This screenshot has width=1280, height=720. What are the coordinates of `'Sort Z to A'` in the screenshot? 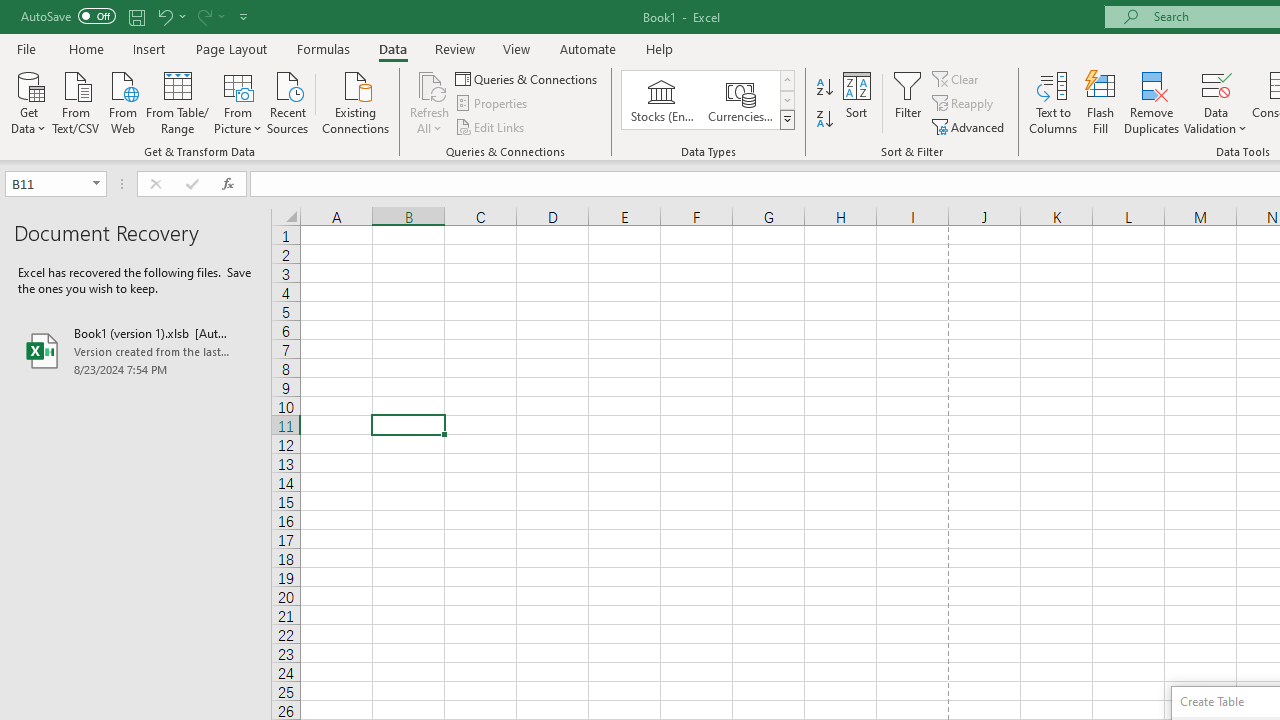 It's located at (824, 119).